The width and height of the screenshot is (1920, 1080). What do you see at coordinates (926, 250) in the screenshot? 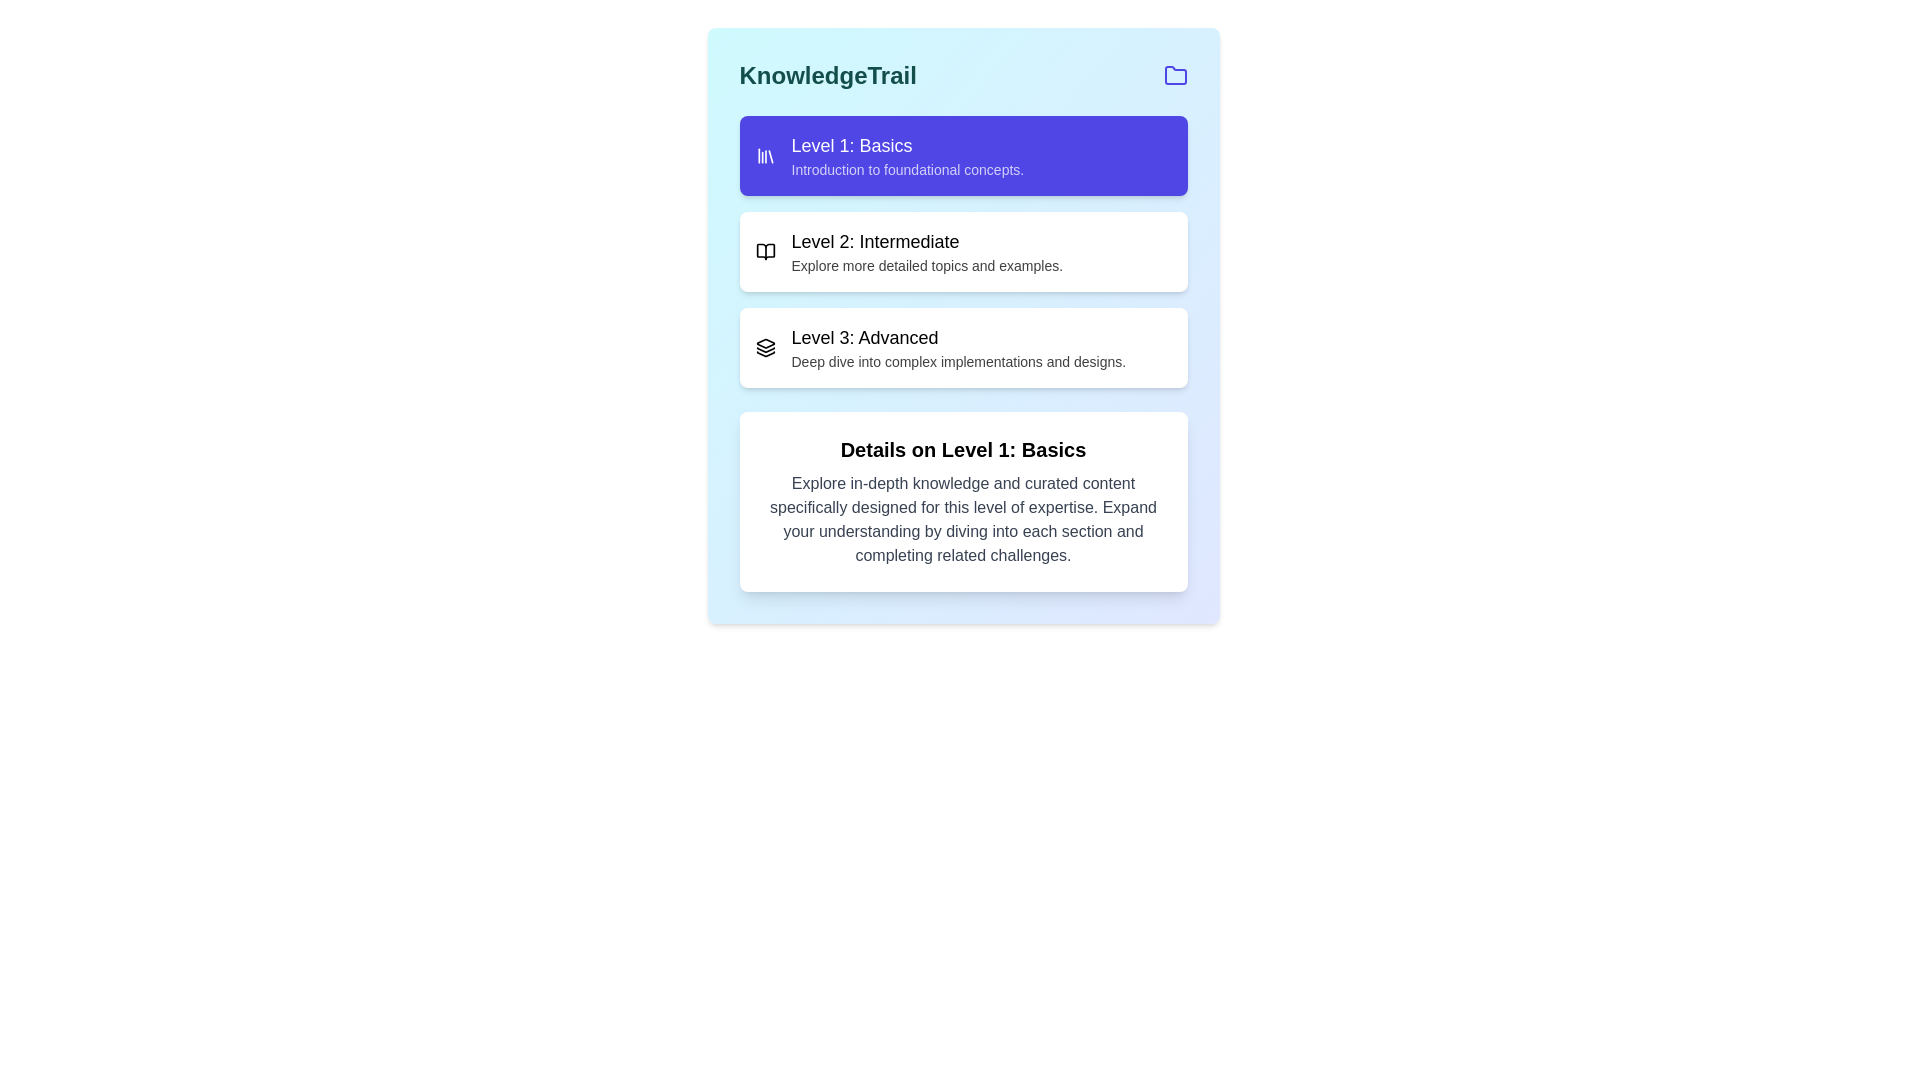
I see `the text description 'Level 2: Intermediate' within the 'KnowledgeTrail' menu` at bounding box center [926, 250].